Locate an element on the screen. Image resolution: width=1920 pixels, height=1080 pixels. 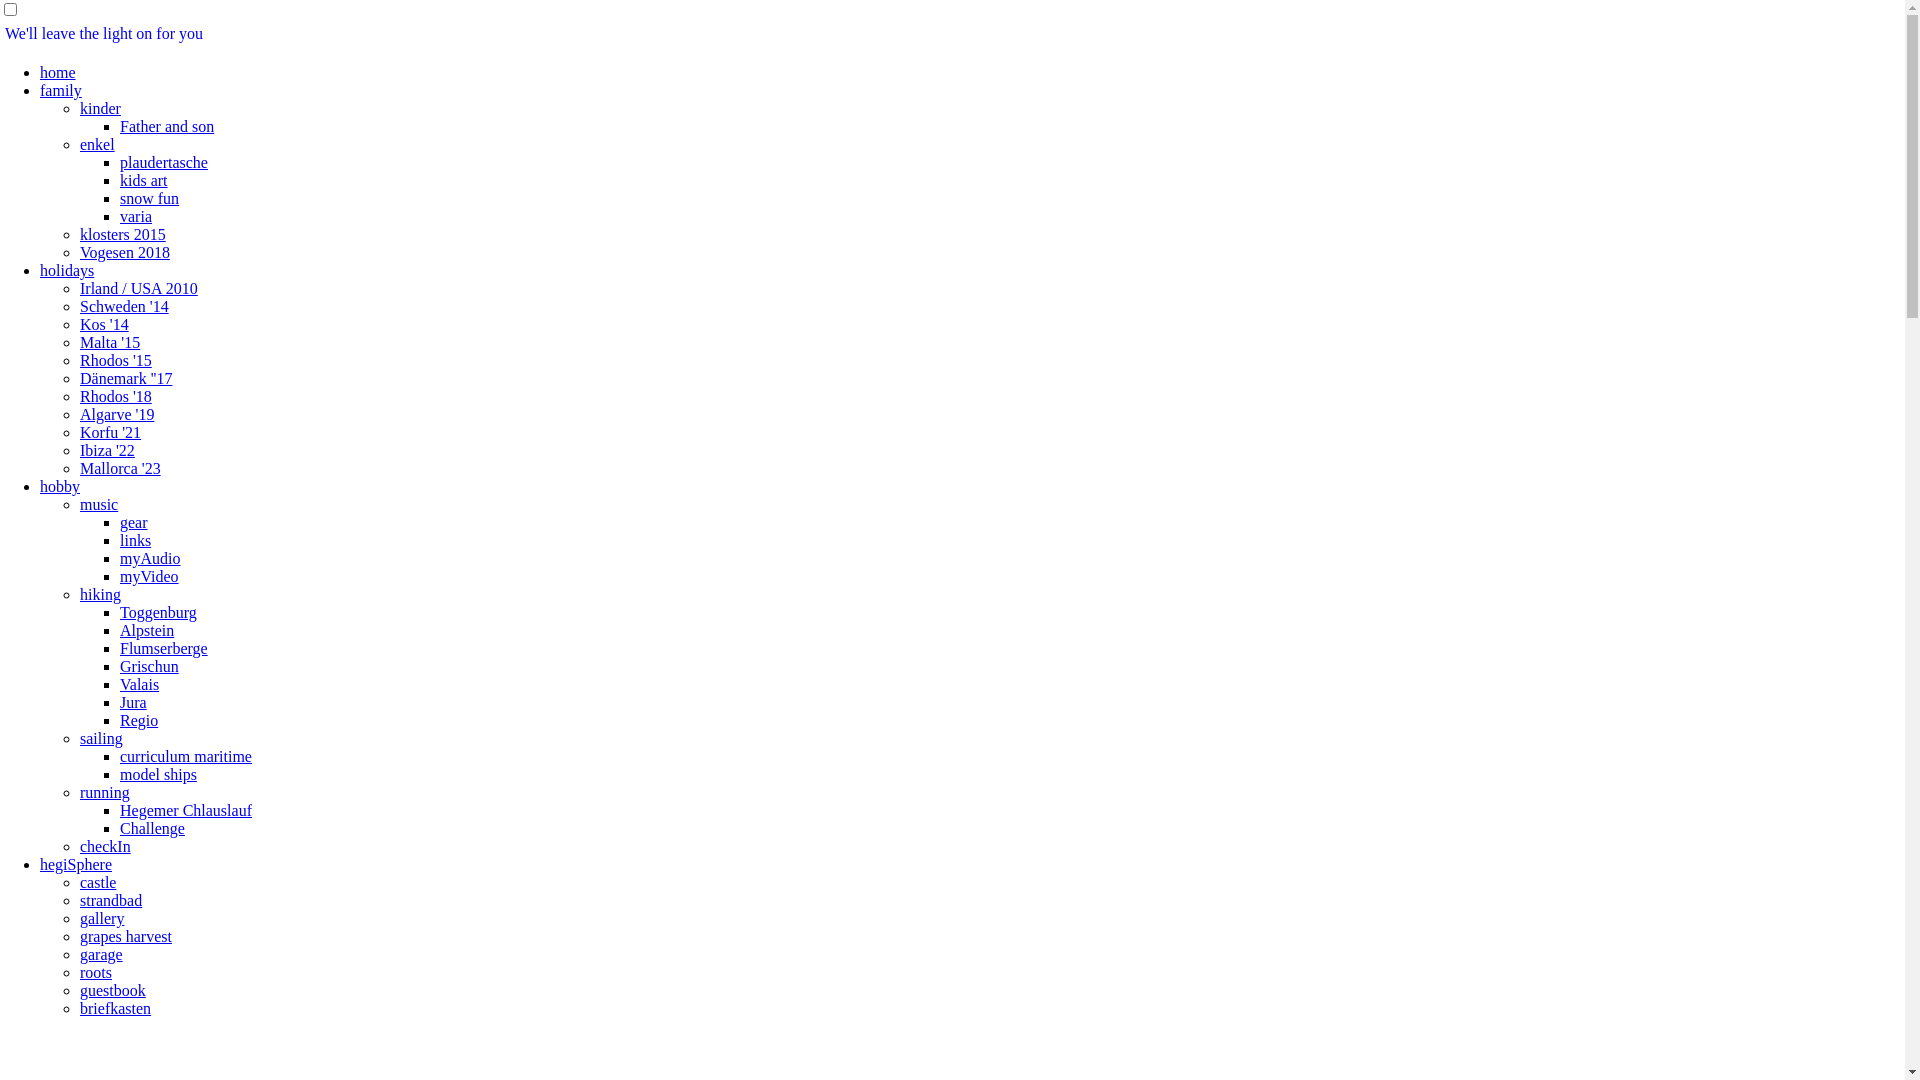
'checkIn' is located at coordinates (104, 846).